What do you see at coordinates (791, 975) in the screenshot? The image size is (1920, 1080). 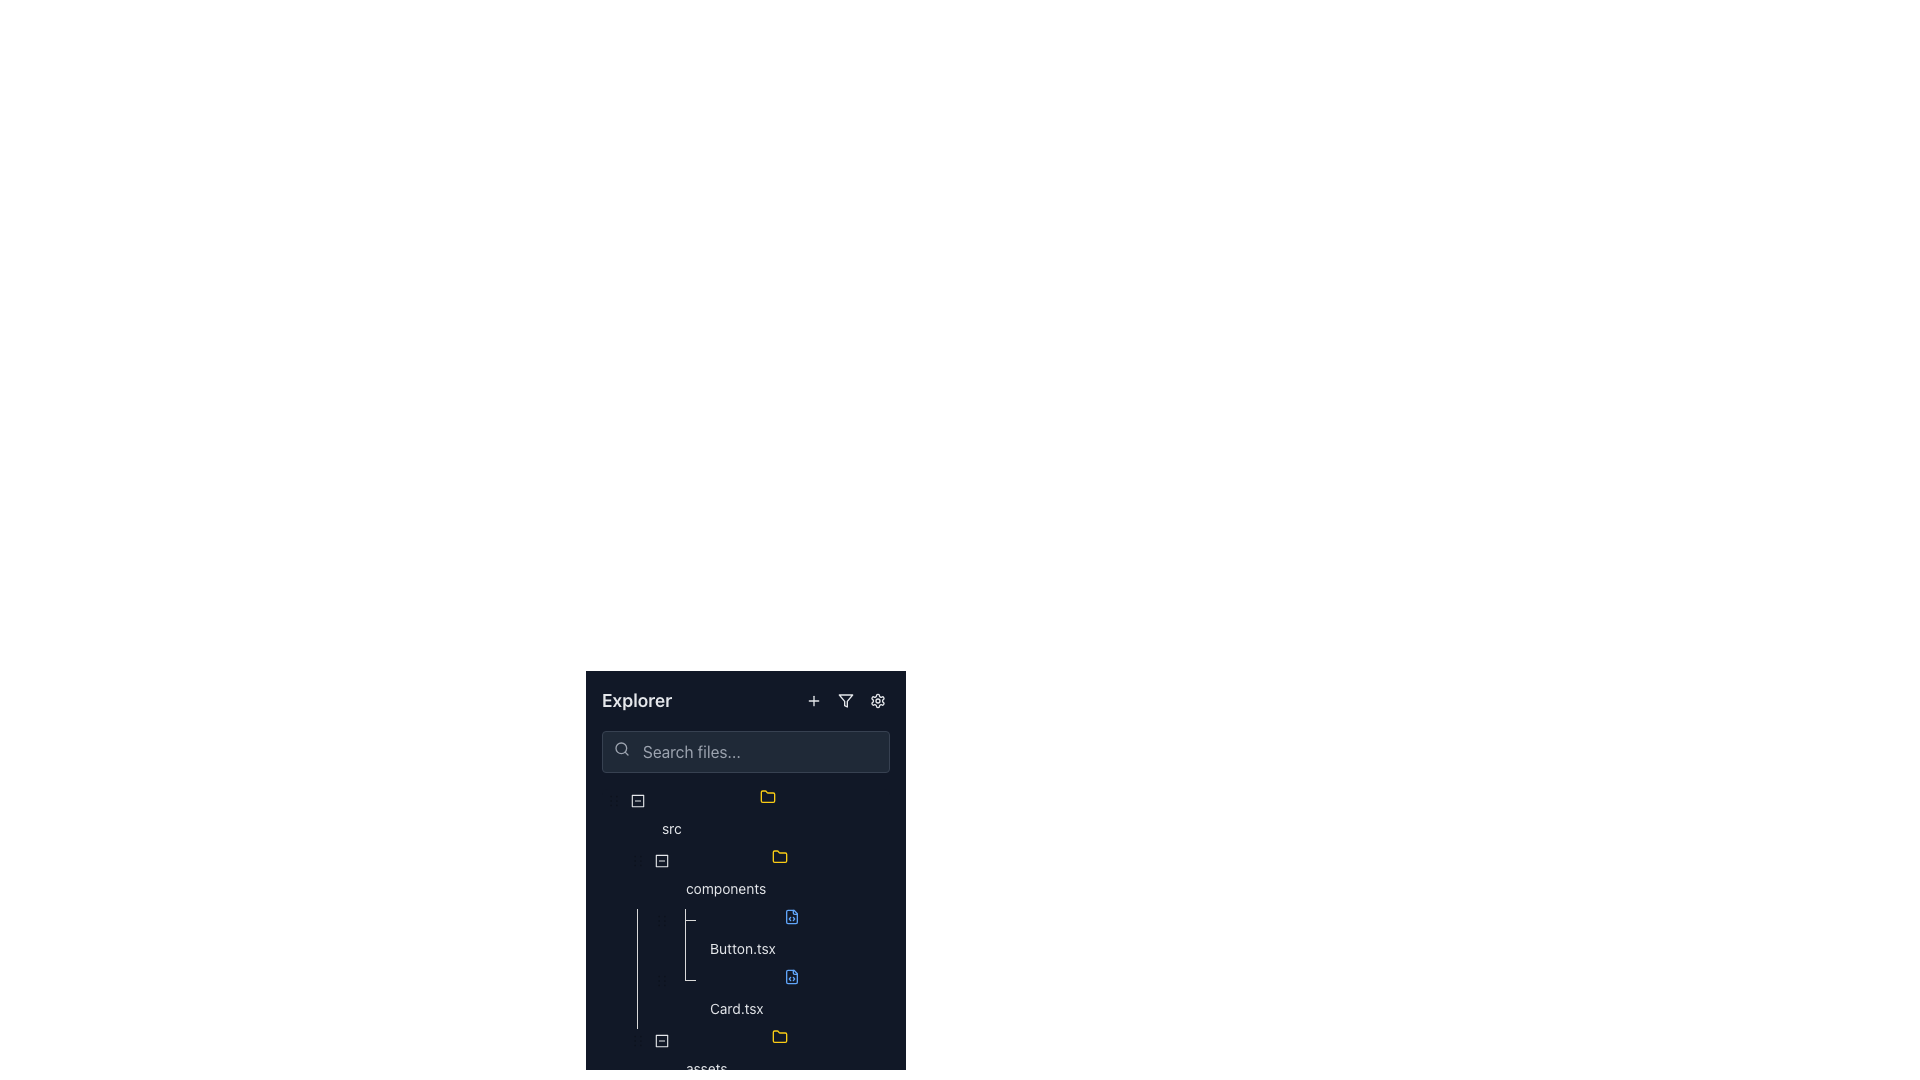 I see `the code file icon located beneath the 'components' entry in the file explorer interface` at bounding box center [791, 975].